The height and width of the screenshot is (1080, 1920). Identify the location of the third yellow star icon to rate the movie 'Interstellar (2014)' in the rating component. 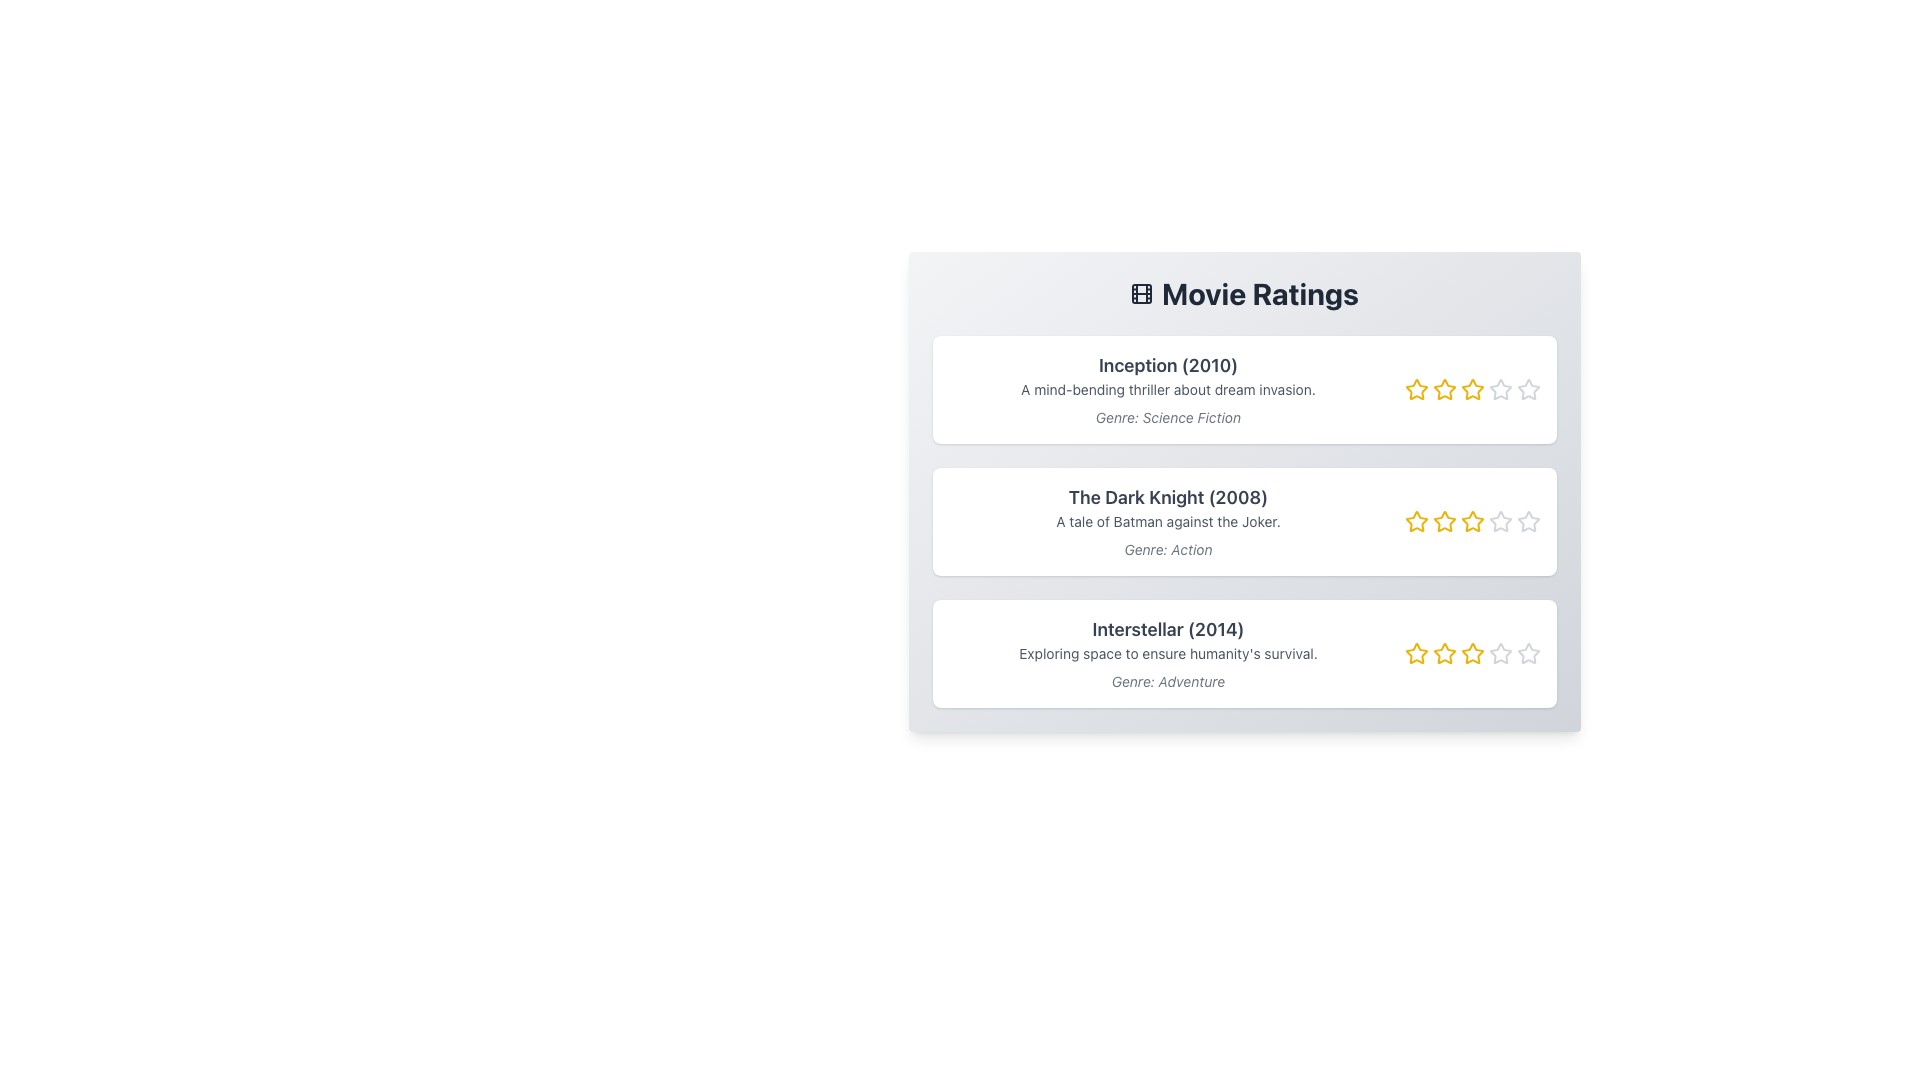
(1472, 654).